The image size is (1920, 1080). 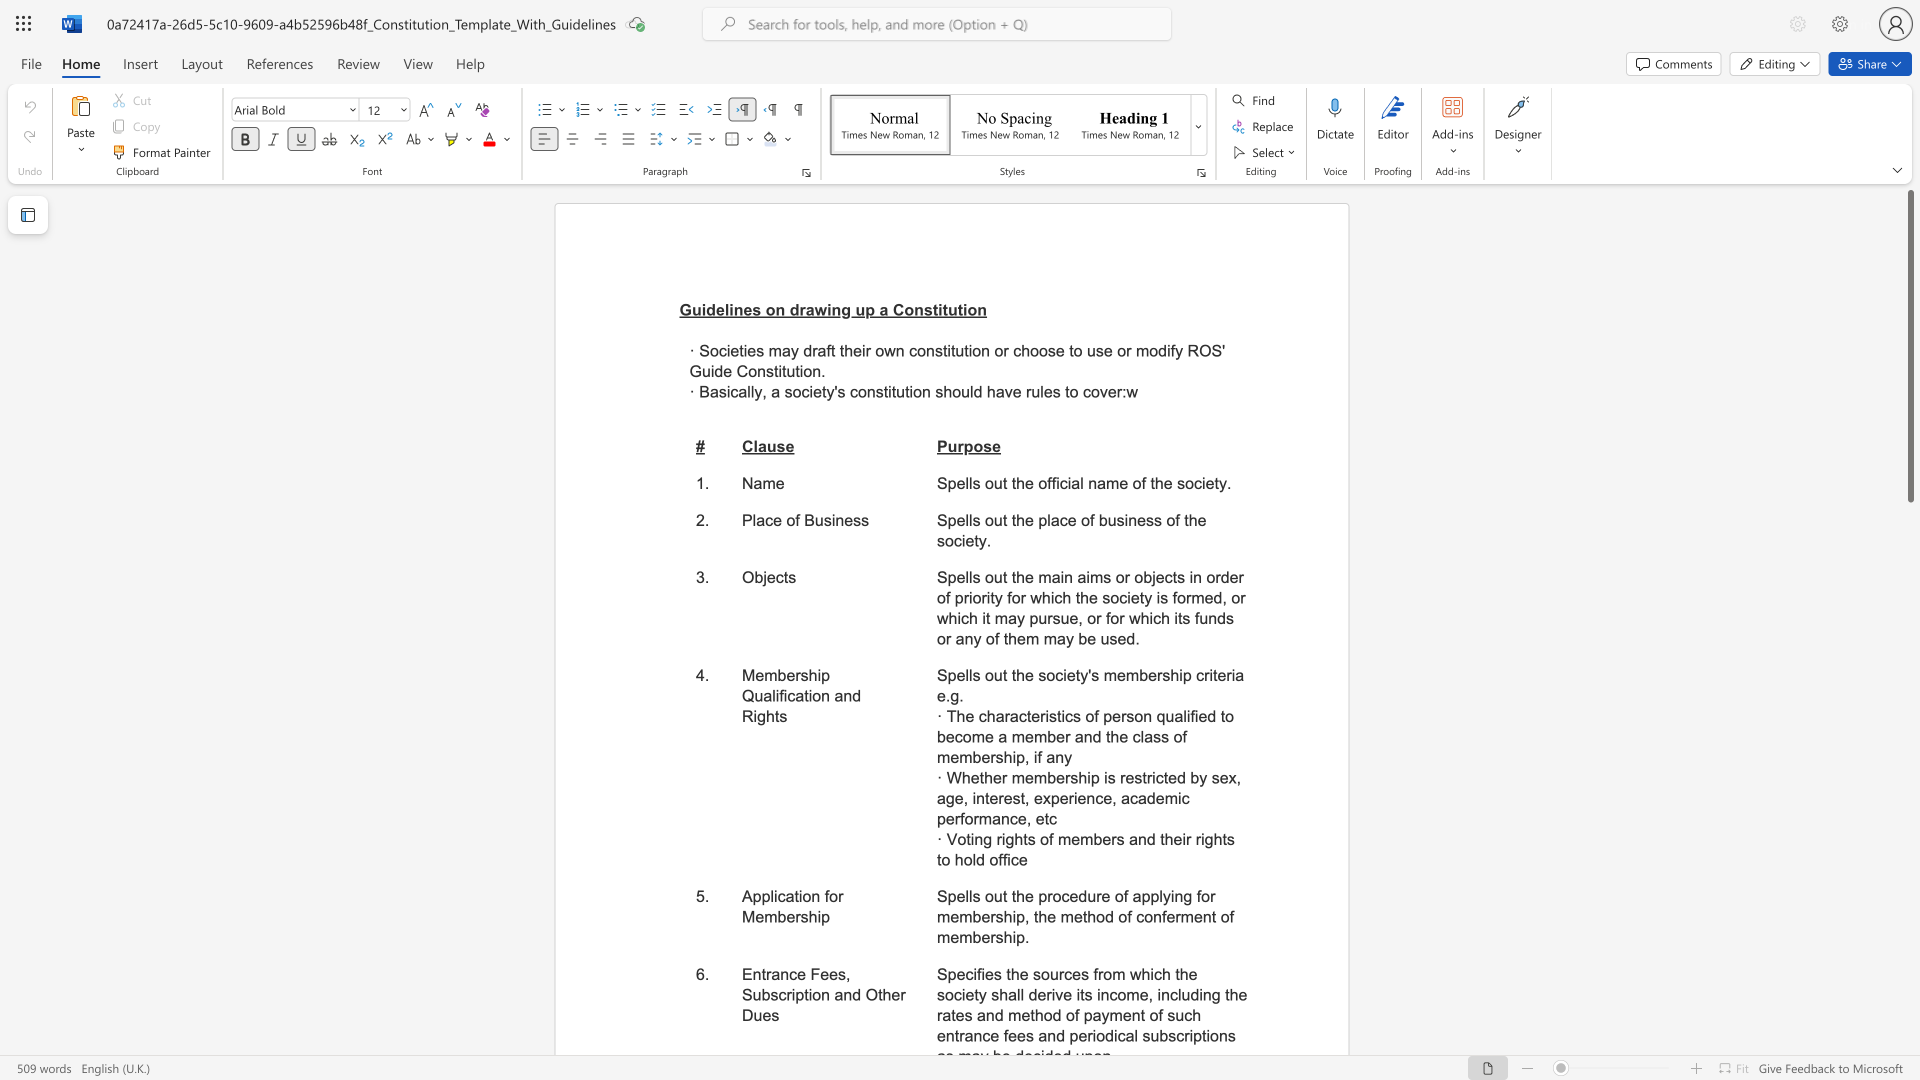 I want to click on the subset text "les to cove" within the text "society", so click(x=1040, y=392).